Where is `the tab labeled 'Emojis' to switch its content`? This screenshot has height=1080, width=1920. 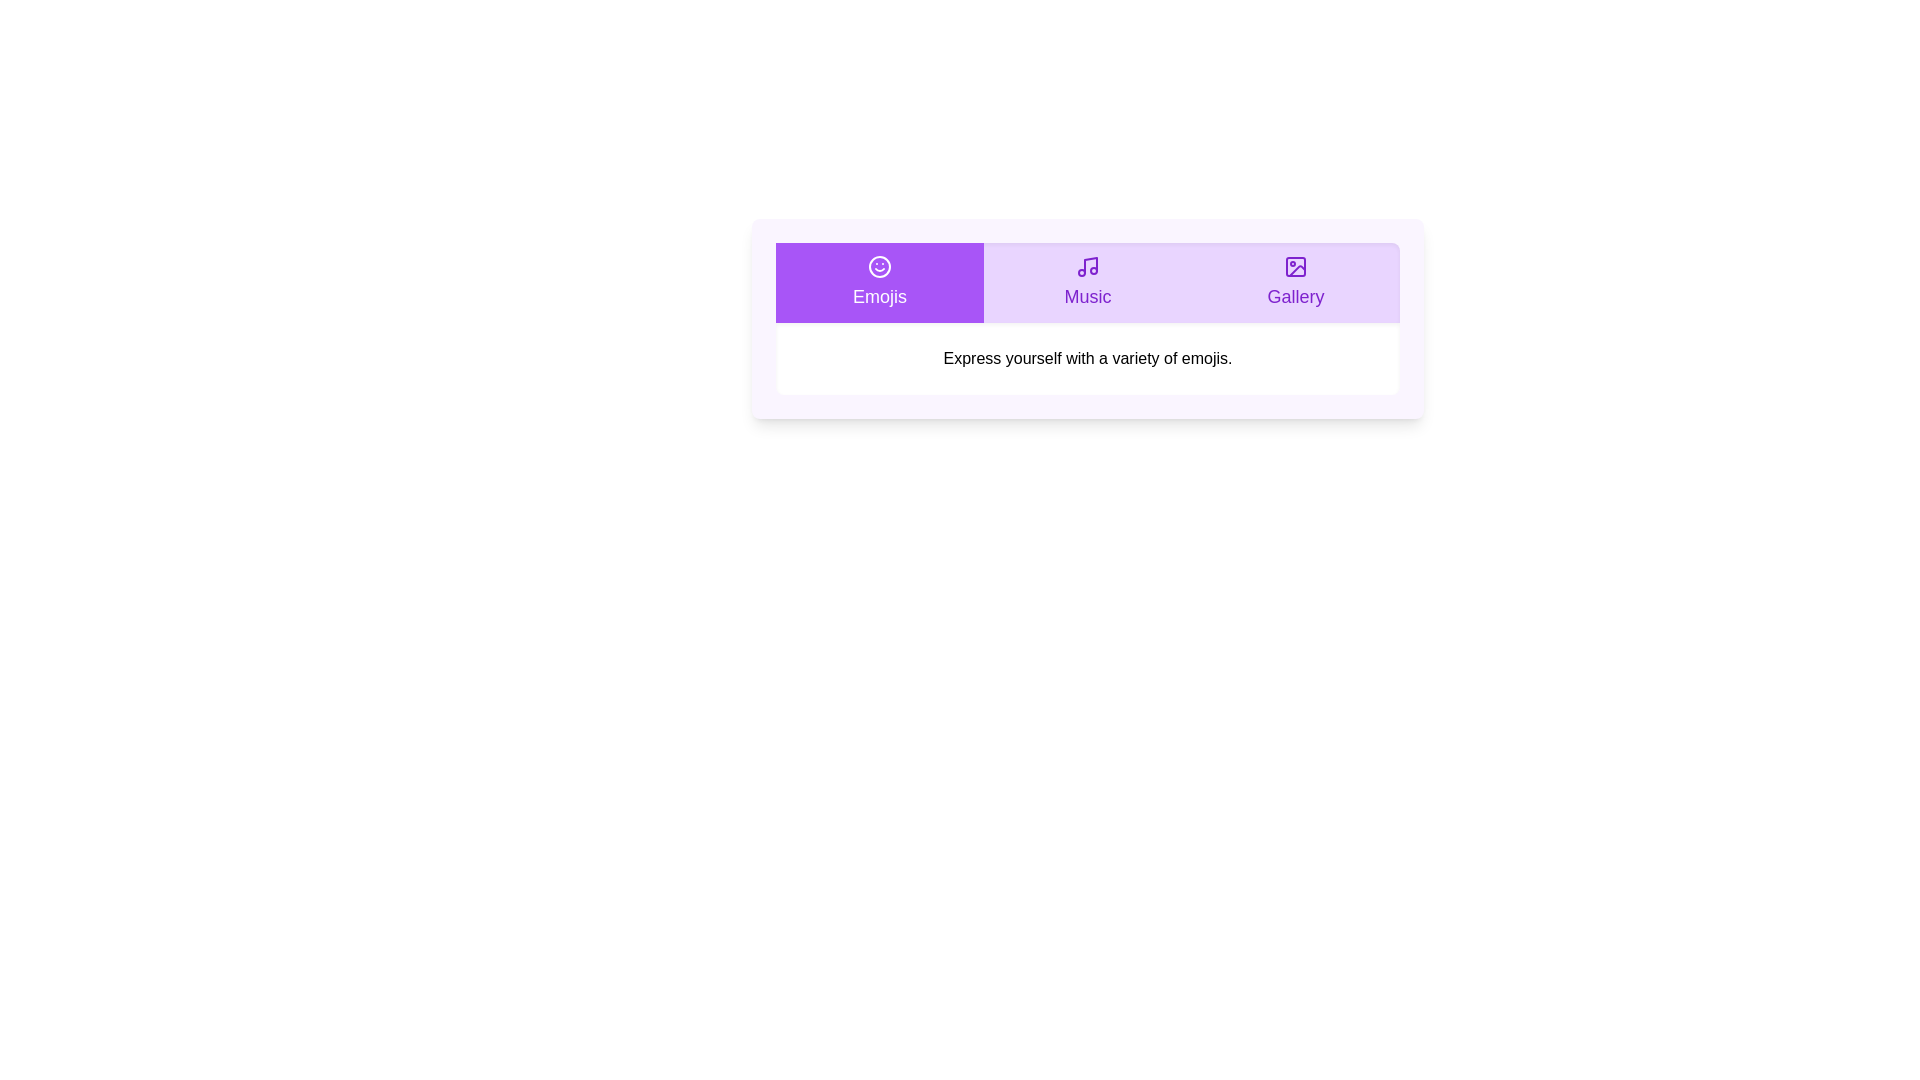 the tab labeled 'Emojis' to switch its content is located at coordinates (879, 282).